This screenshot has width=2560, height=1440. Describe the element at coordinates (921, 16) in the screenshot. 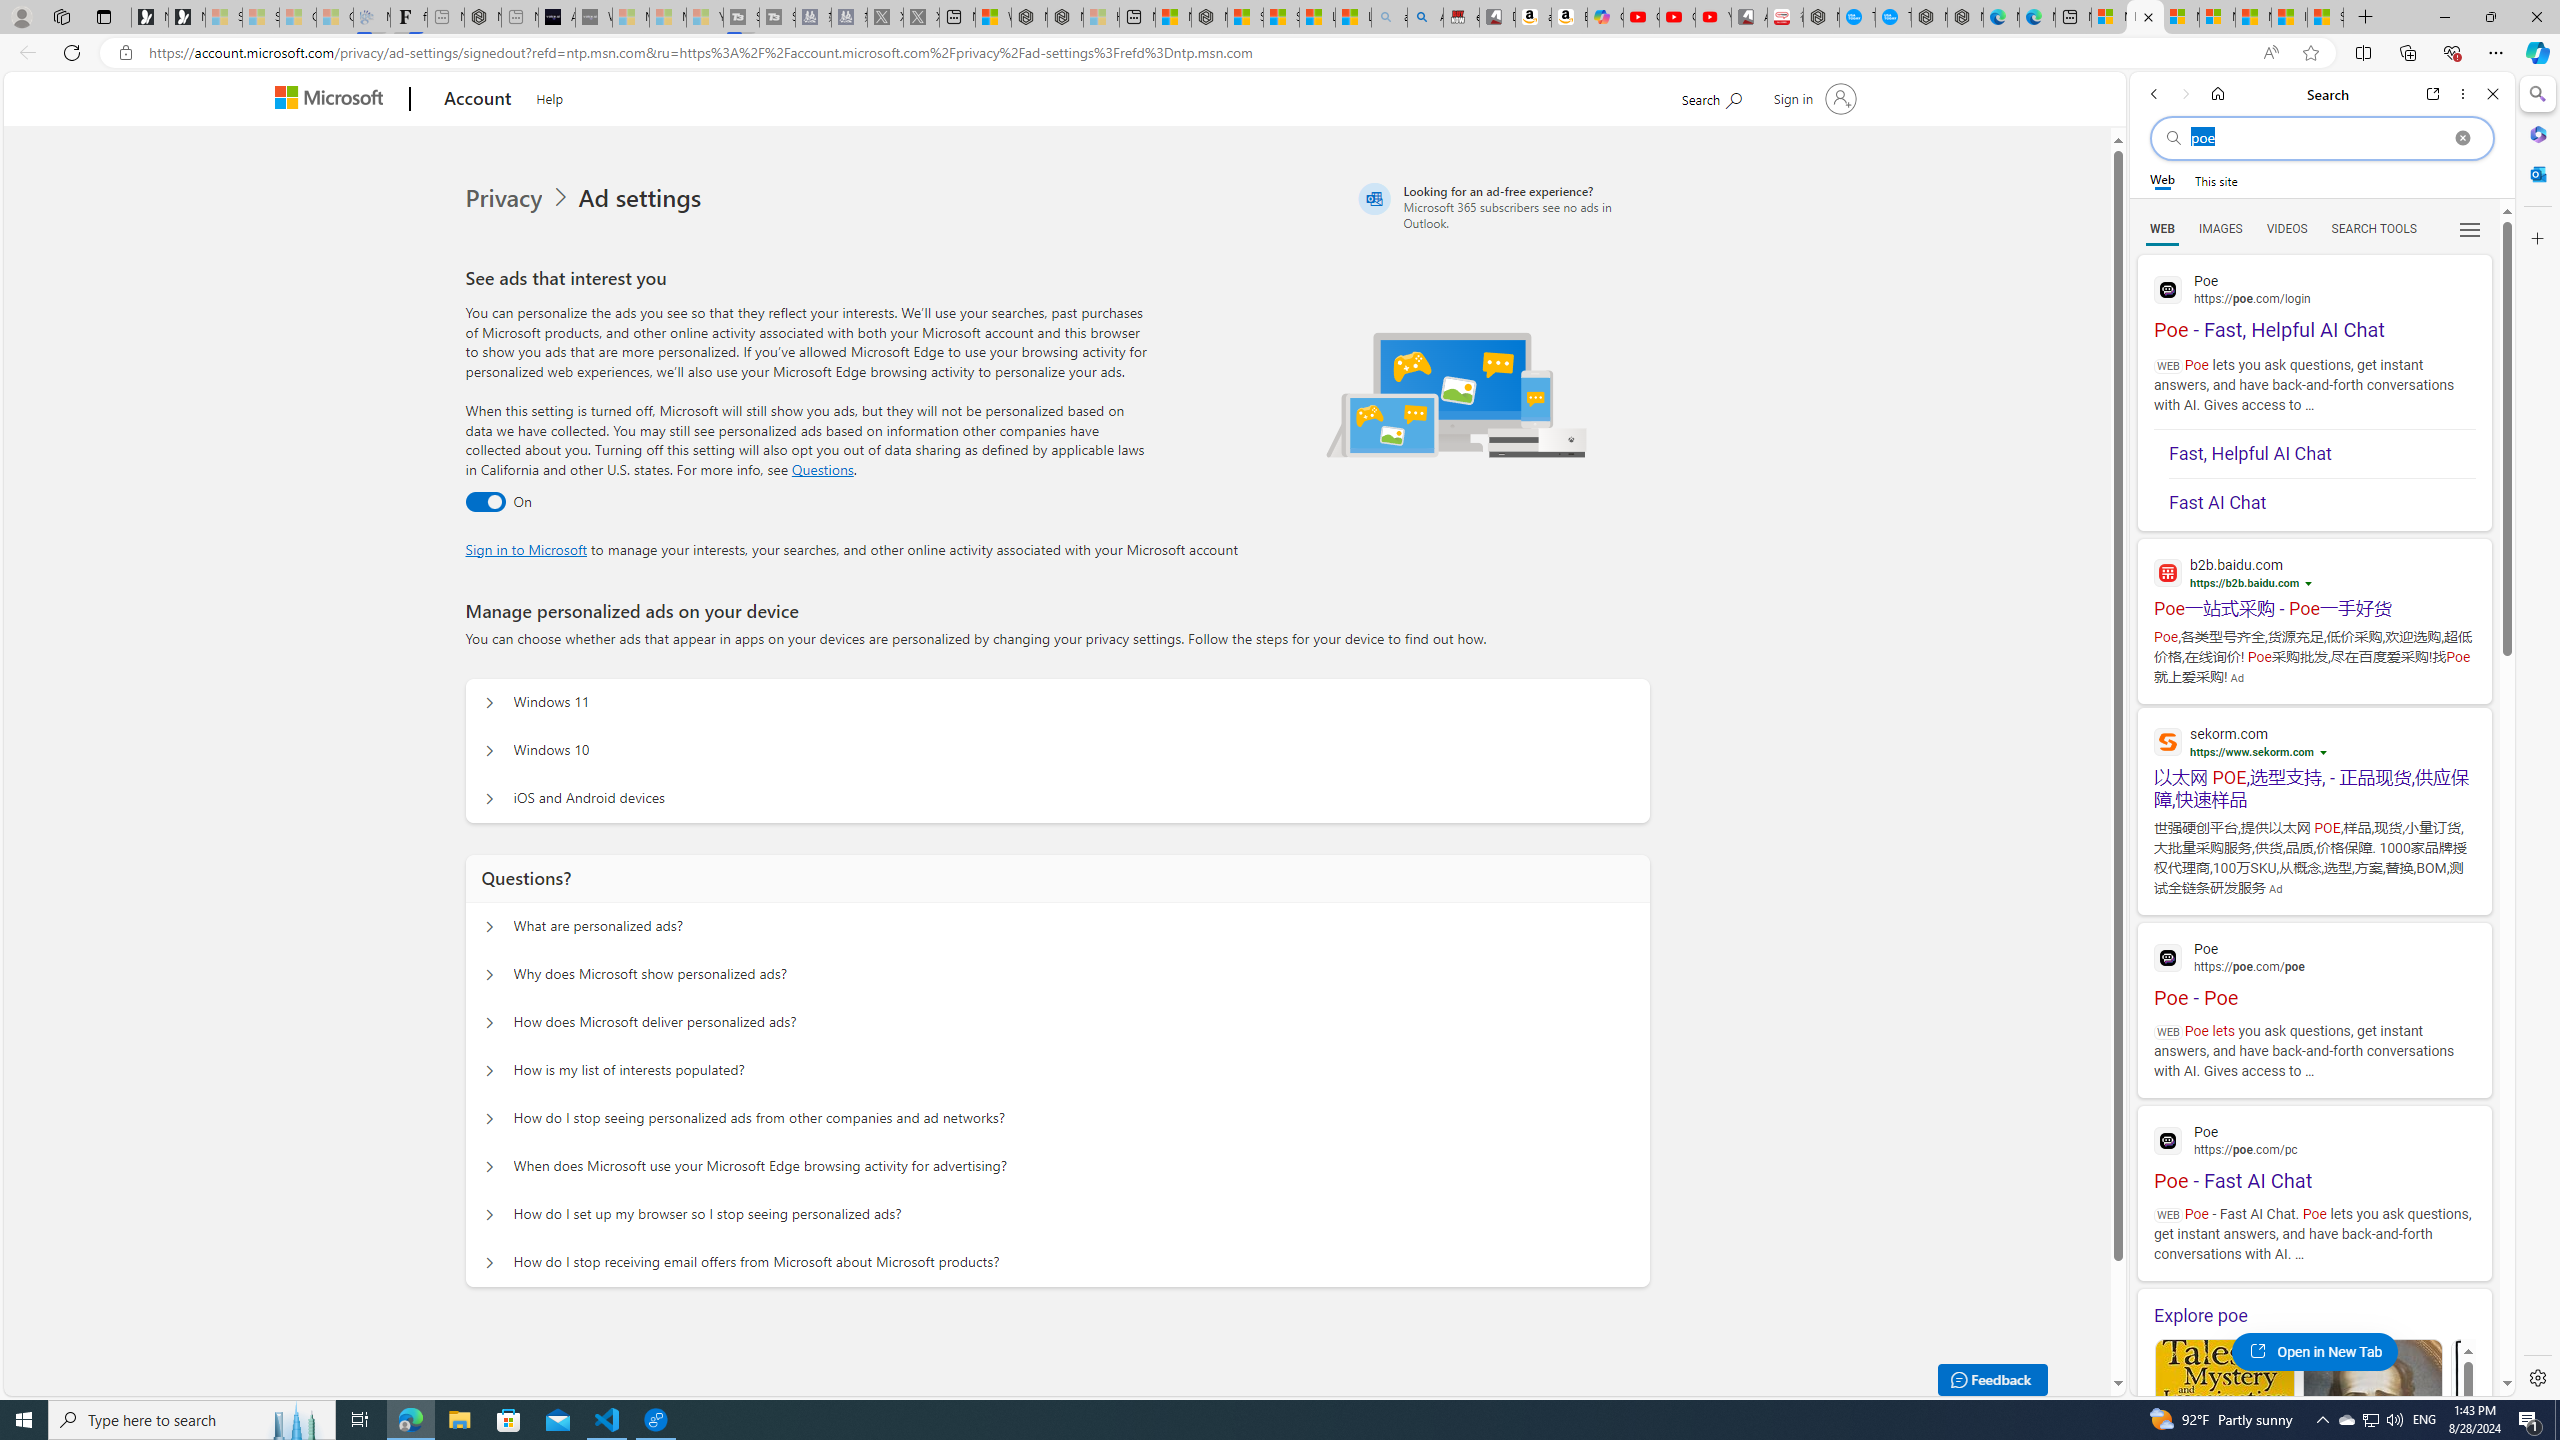

I see `'X - Sleeping'` at that location.